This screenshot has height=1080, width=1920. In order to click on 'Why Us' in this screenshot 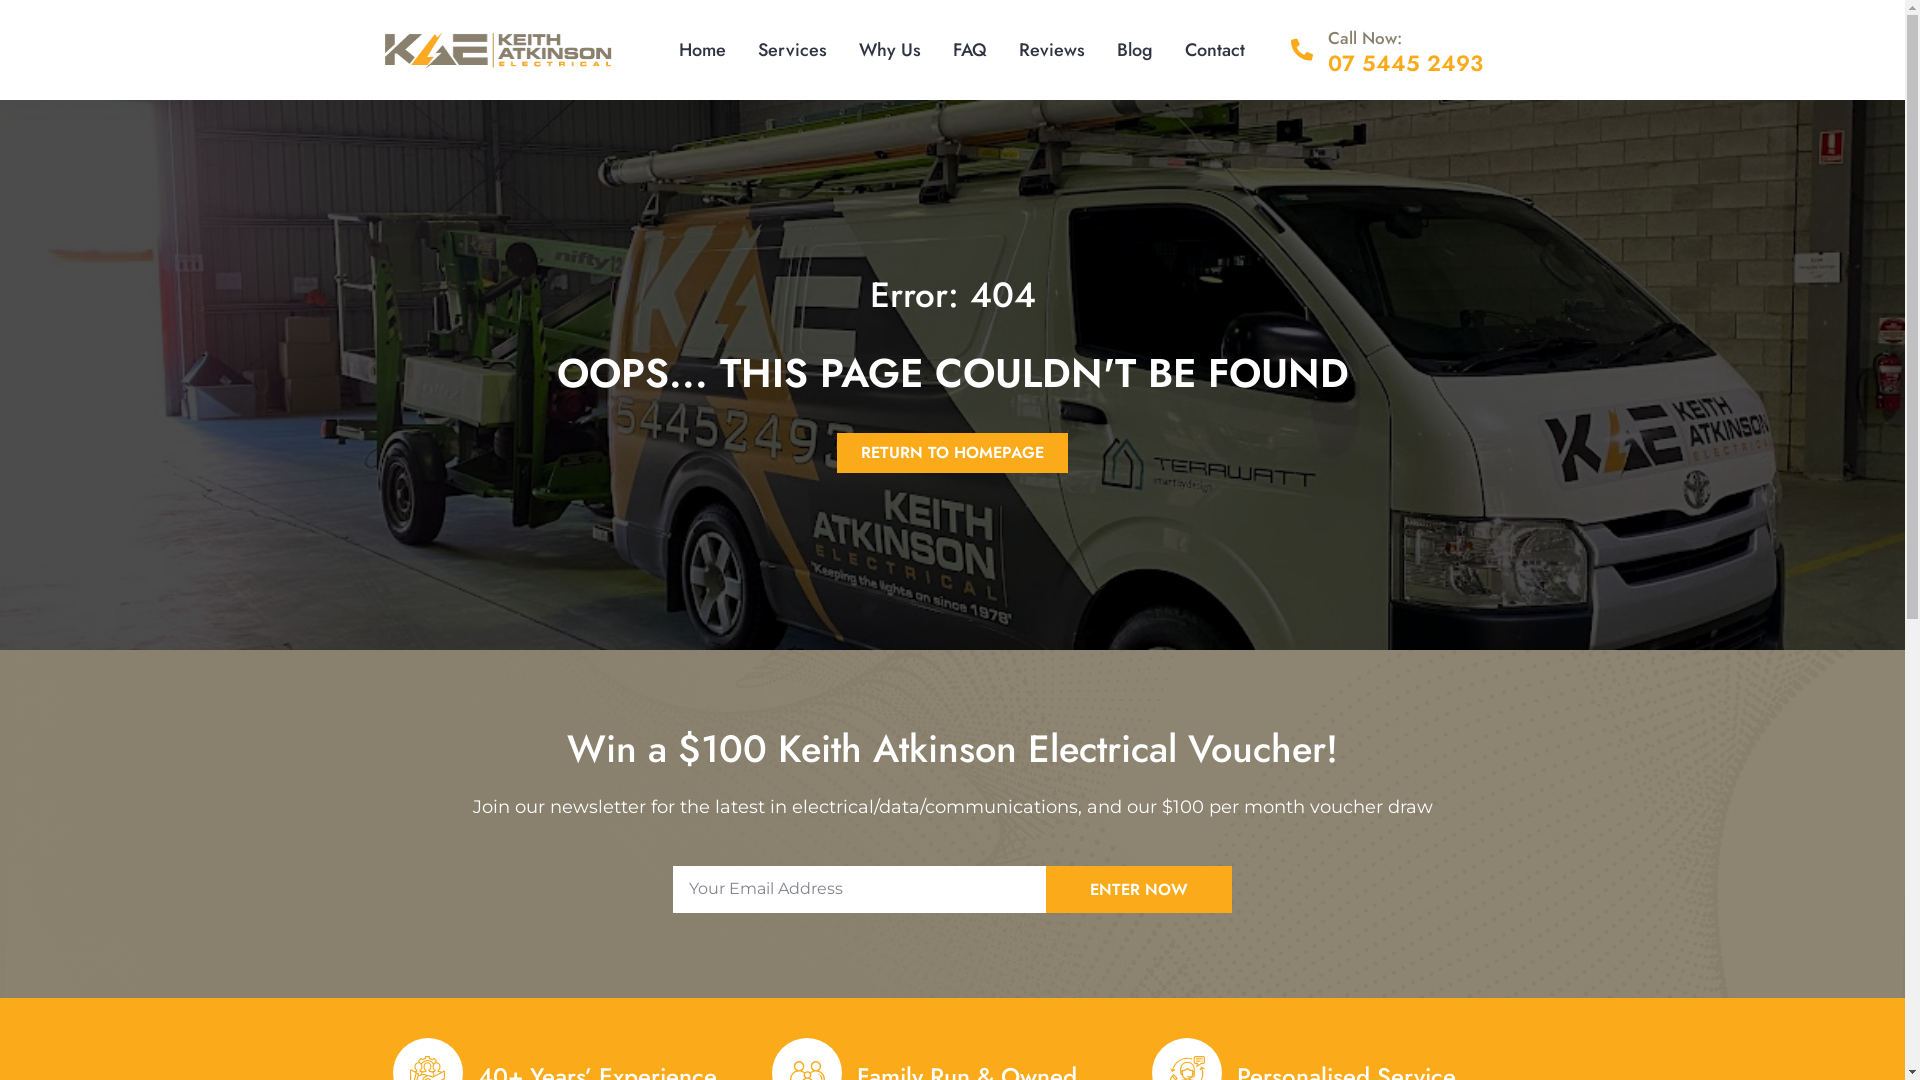, I will do `click(843, 49)`.